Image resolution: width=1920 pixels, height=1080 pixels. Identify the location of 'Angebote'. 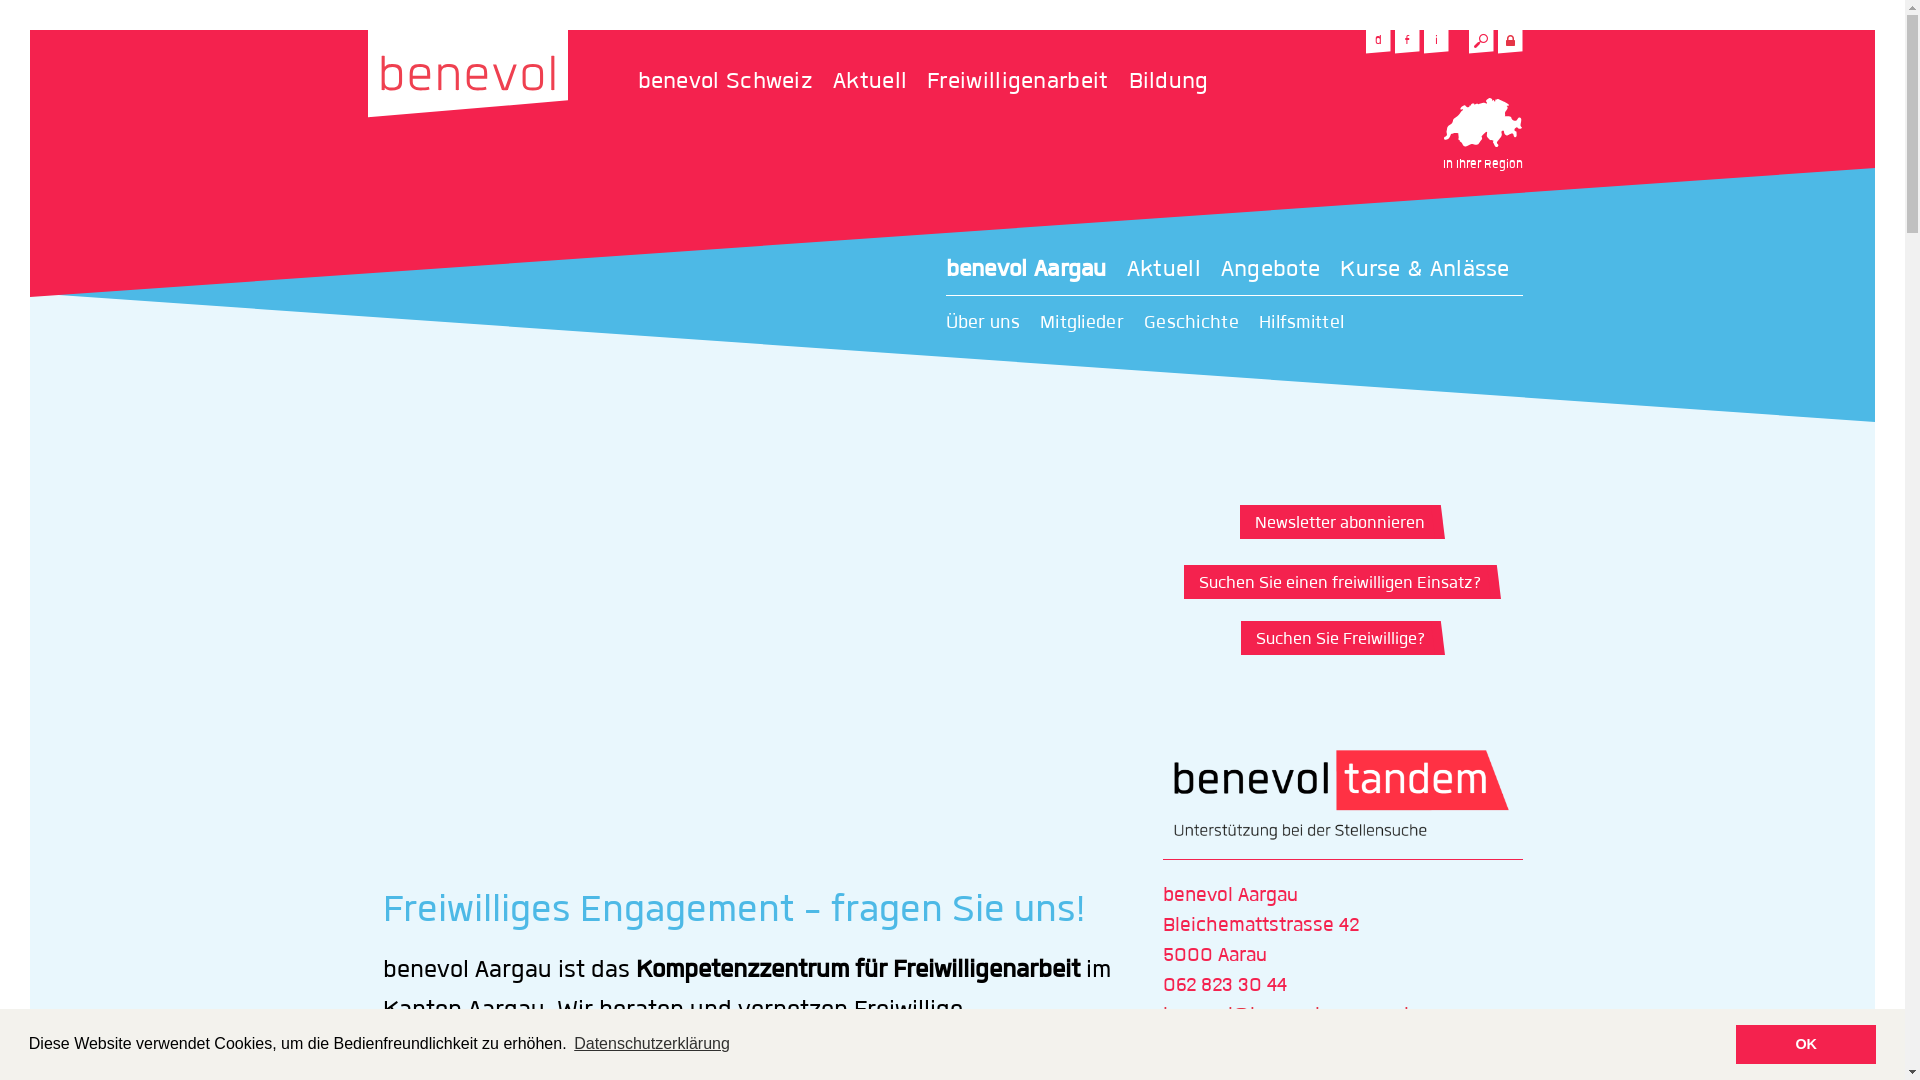
(1280, 270).